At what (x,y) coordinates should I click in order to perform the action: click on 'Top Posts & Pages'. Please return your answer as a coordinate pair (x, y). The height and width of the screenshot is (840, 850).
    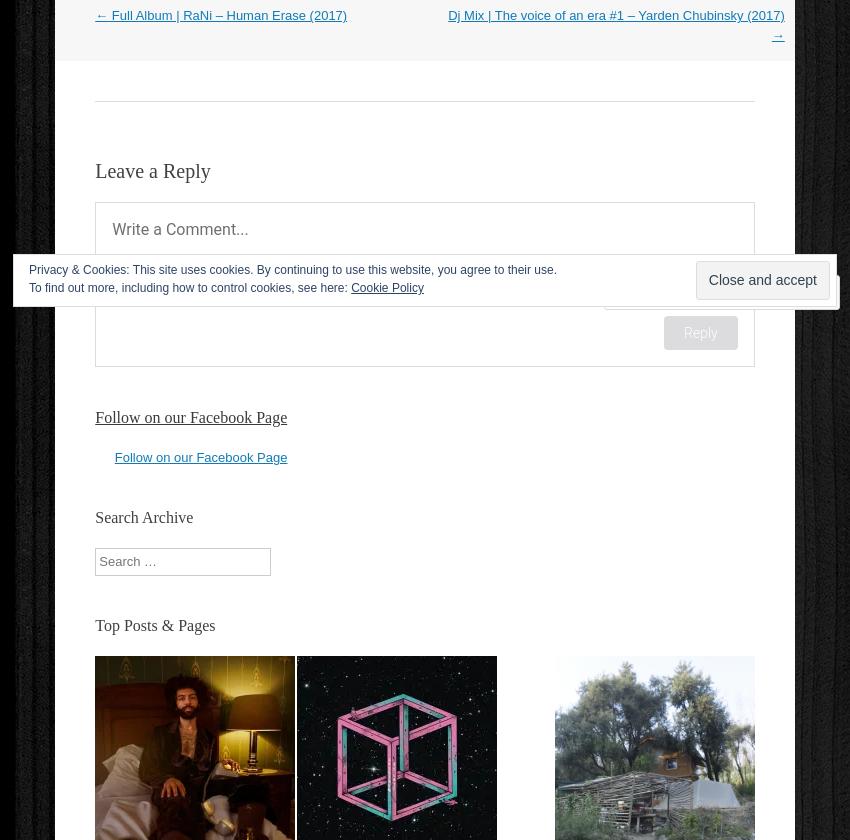
    Looking at the image, I should click on (155, 625).